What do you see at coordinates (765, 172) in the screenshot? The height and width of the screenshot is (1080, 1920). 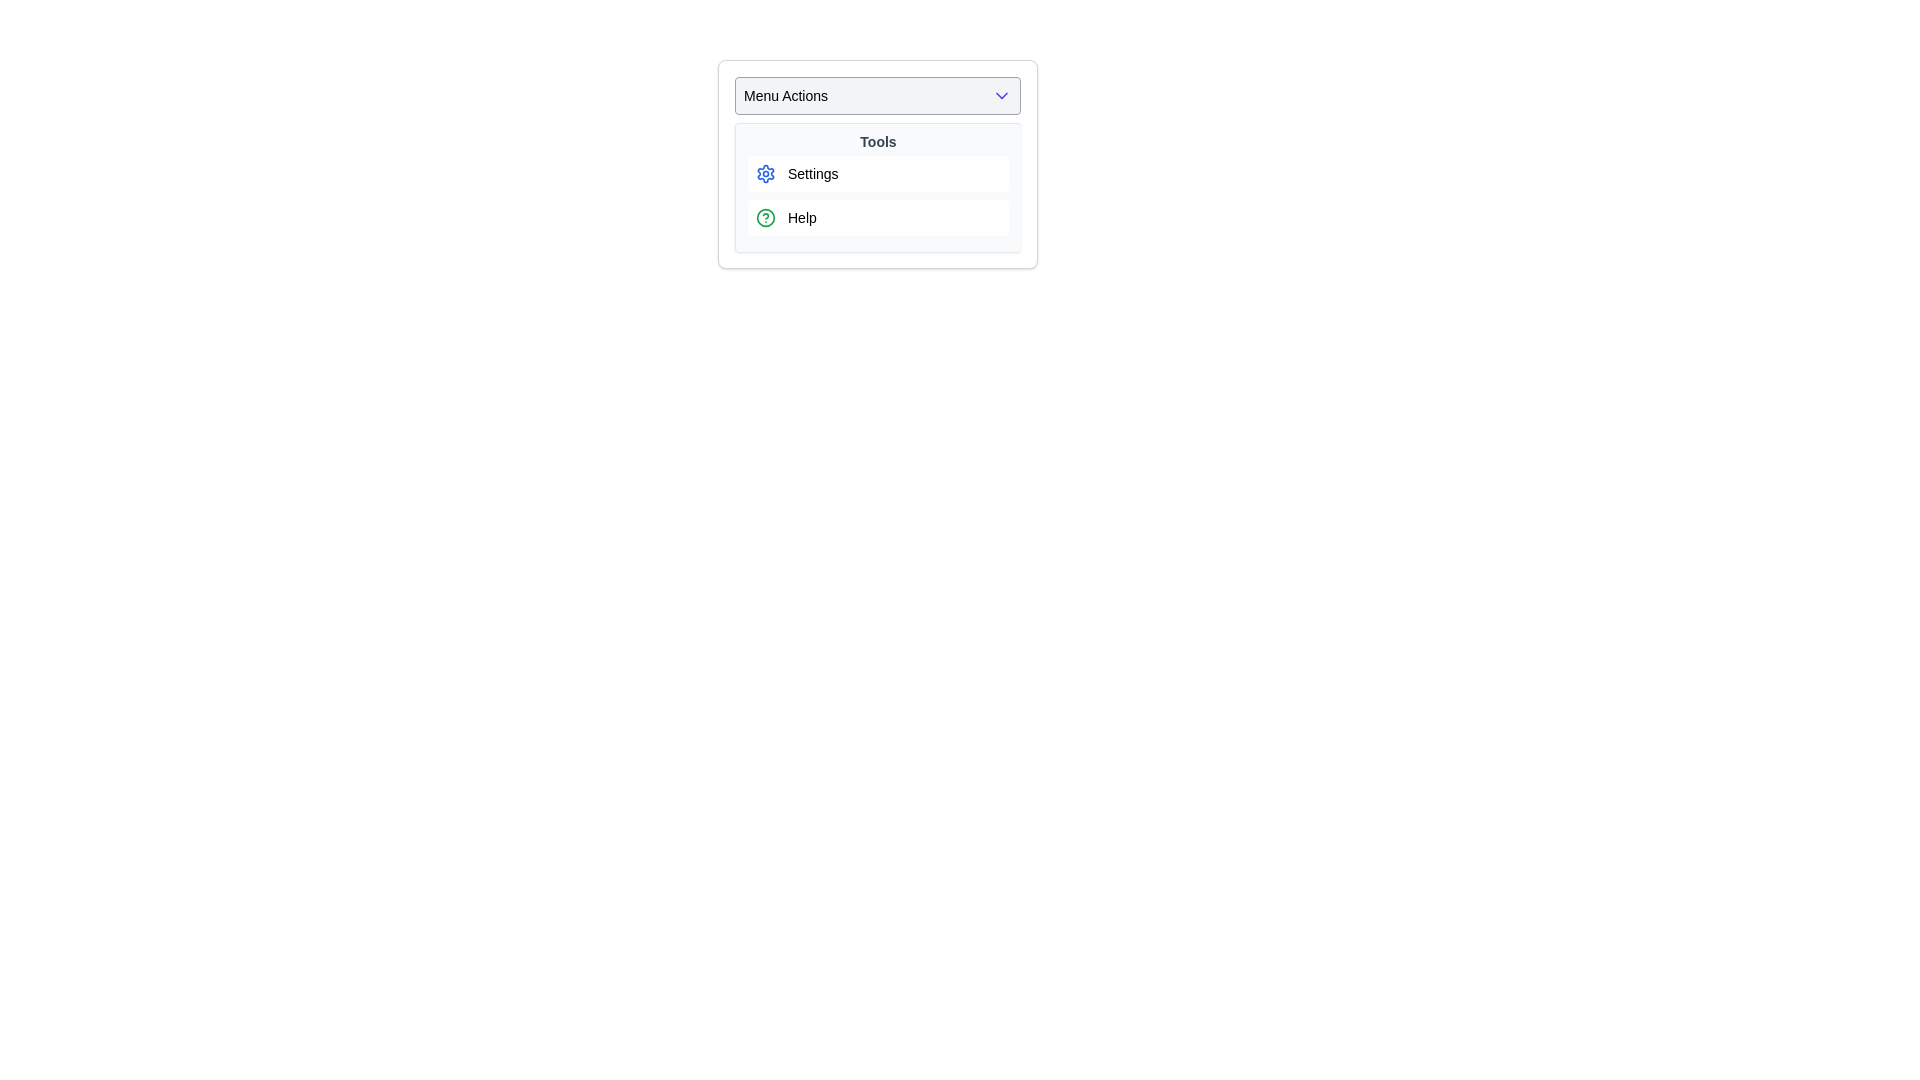 I see `the settings icon located in the dropdown menu under the 'Tools' section` at bounding box center [765, 172].